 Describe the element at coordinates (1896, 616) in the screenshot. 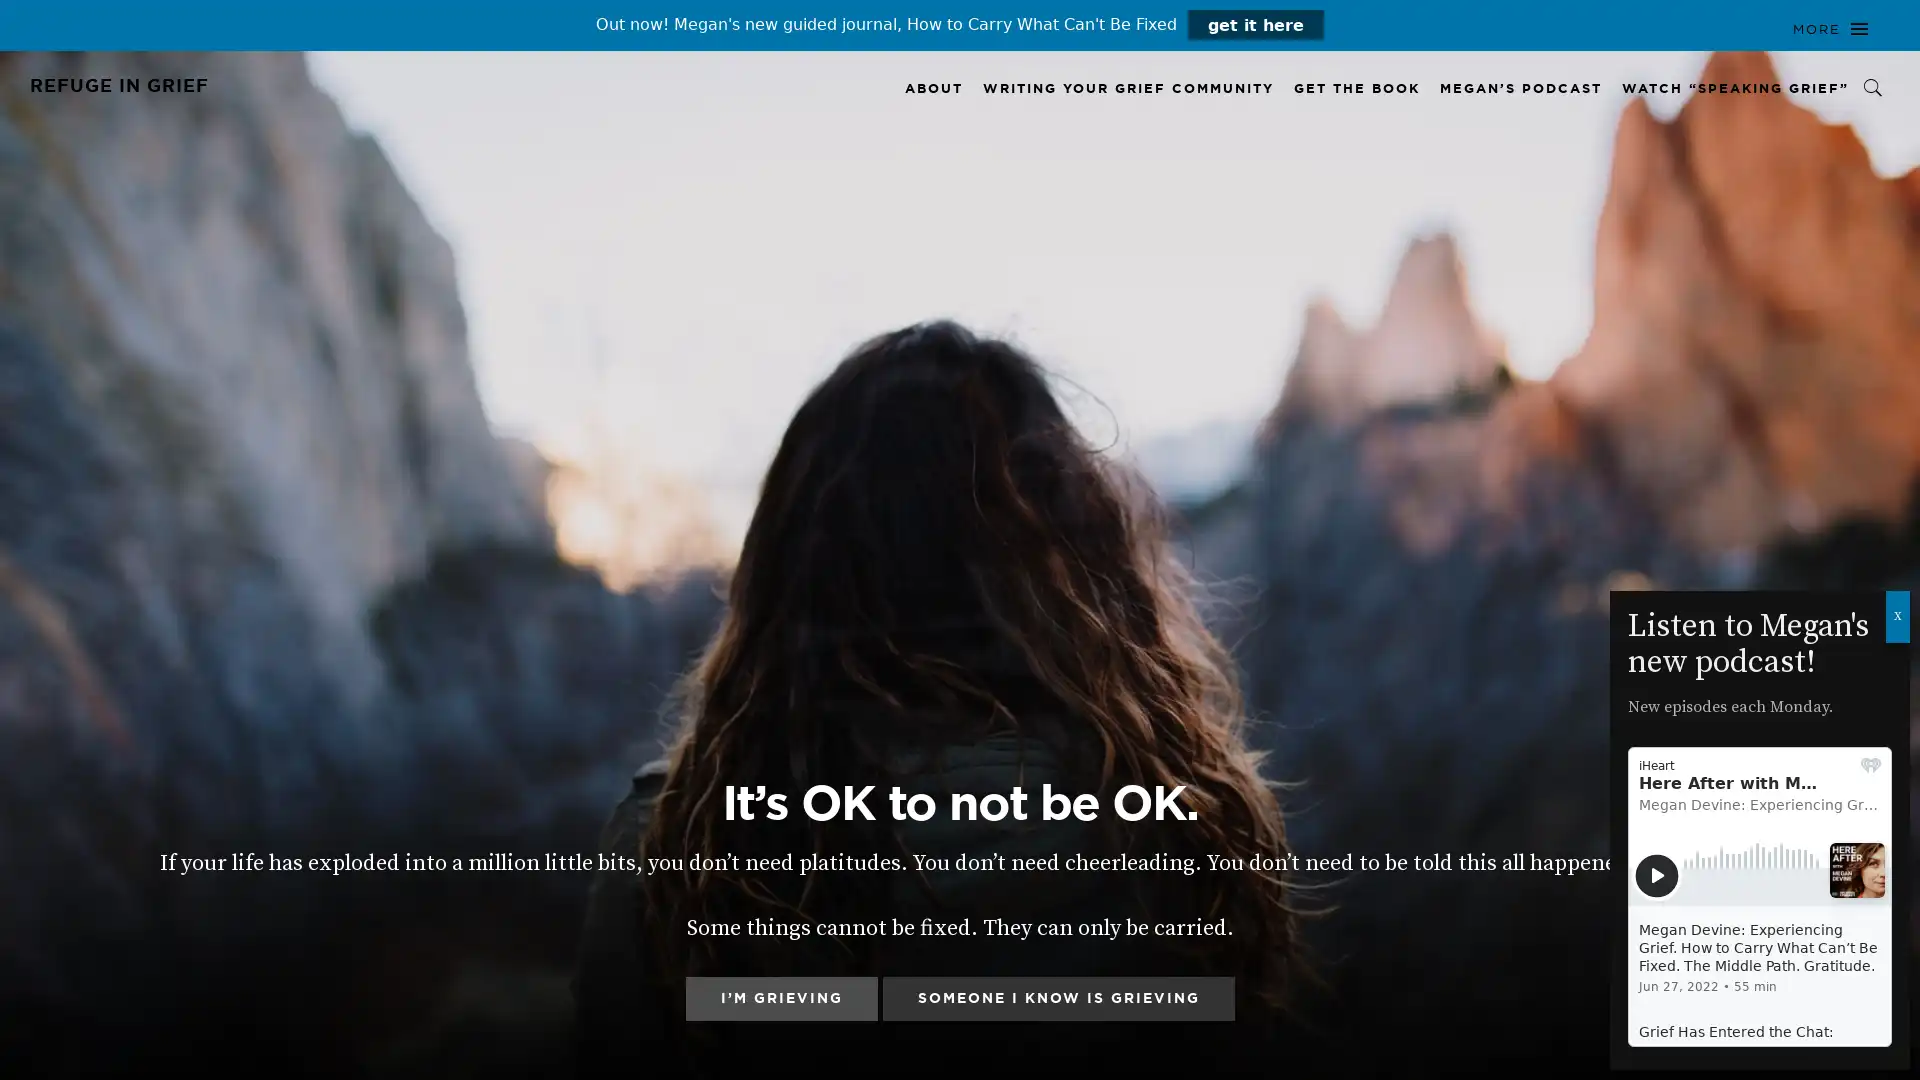

I see `Close` at that location.